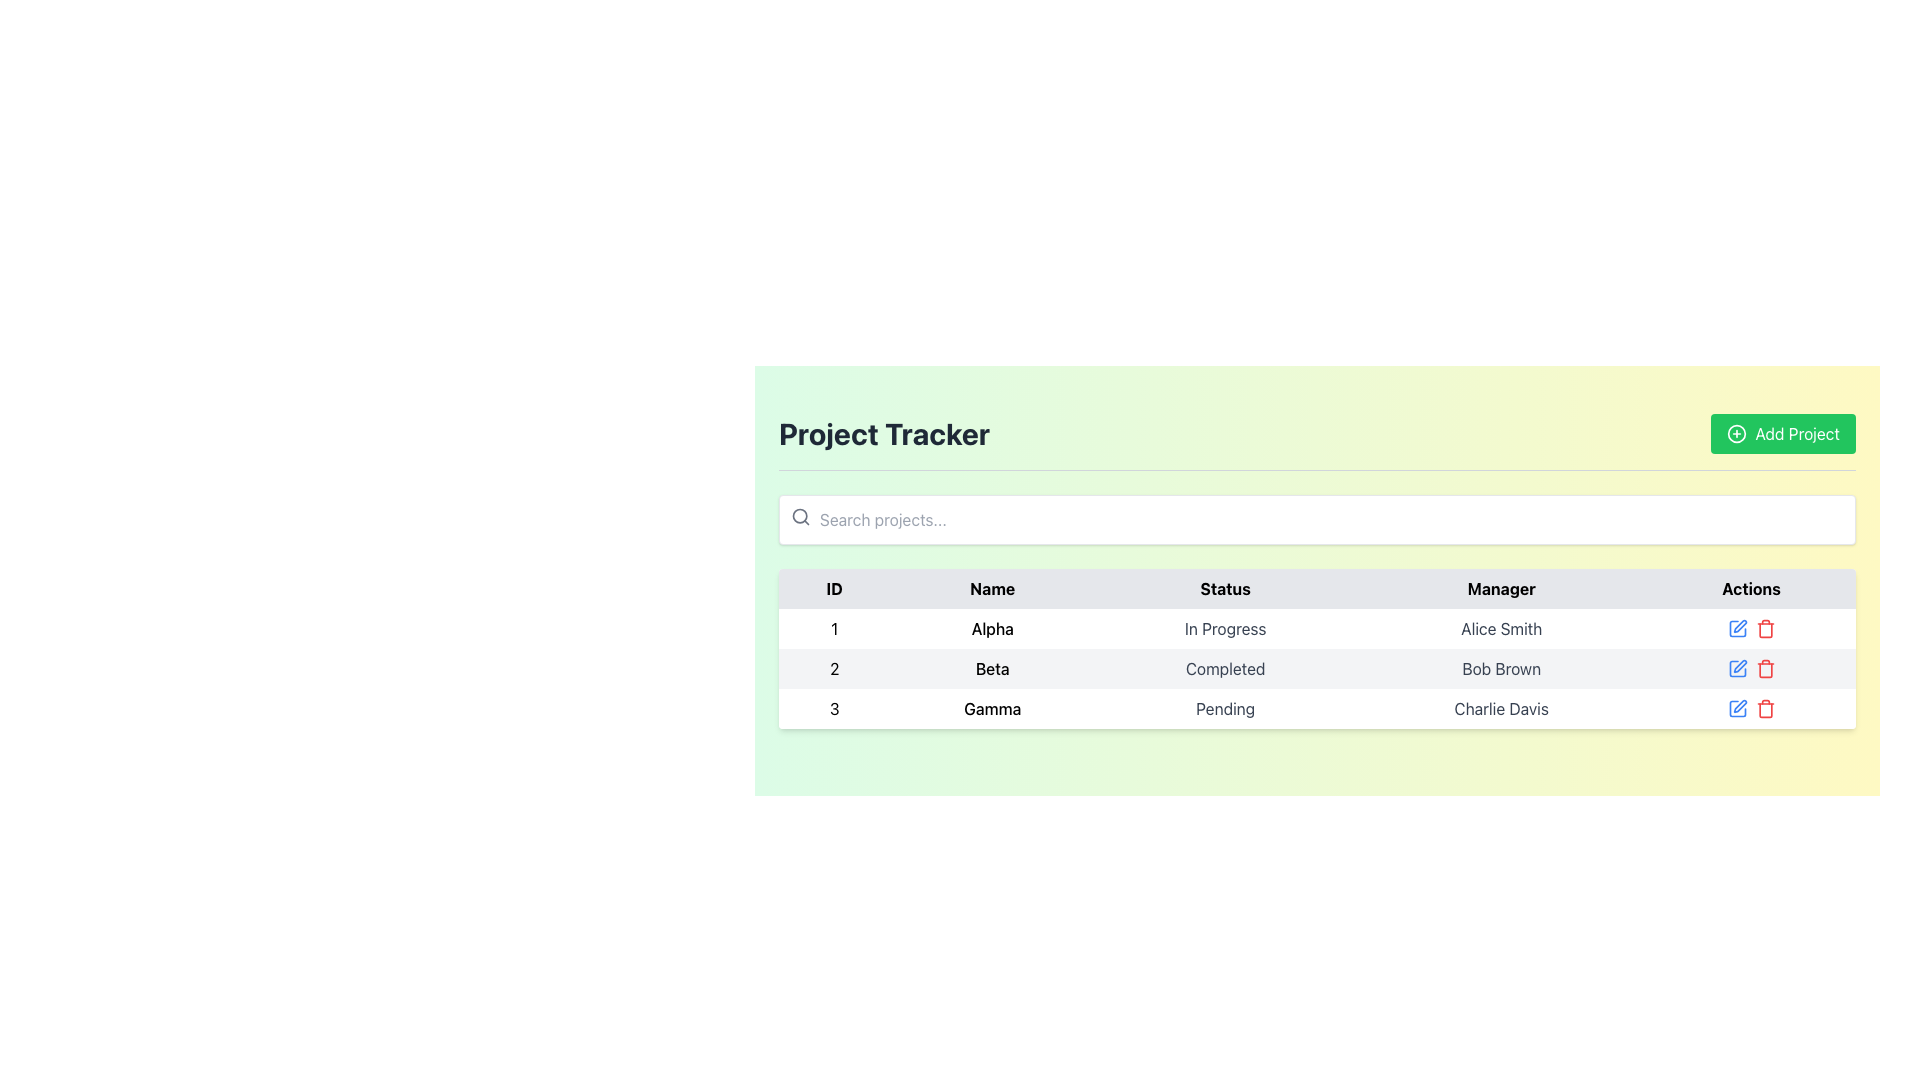  Describe the element at coordinates (1501, 627) in the screenshot. I see `the Text Display element that shows the manager's name in the first row of the data table, located between the 'Status' and 'Actions' columns` at that location.